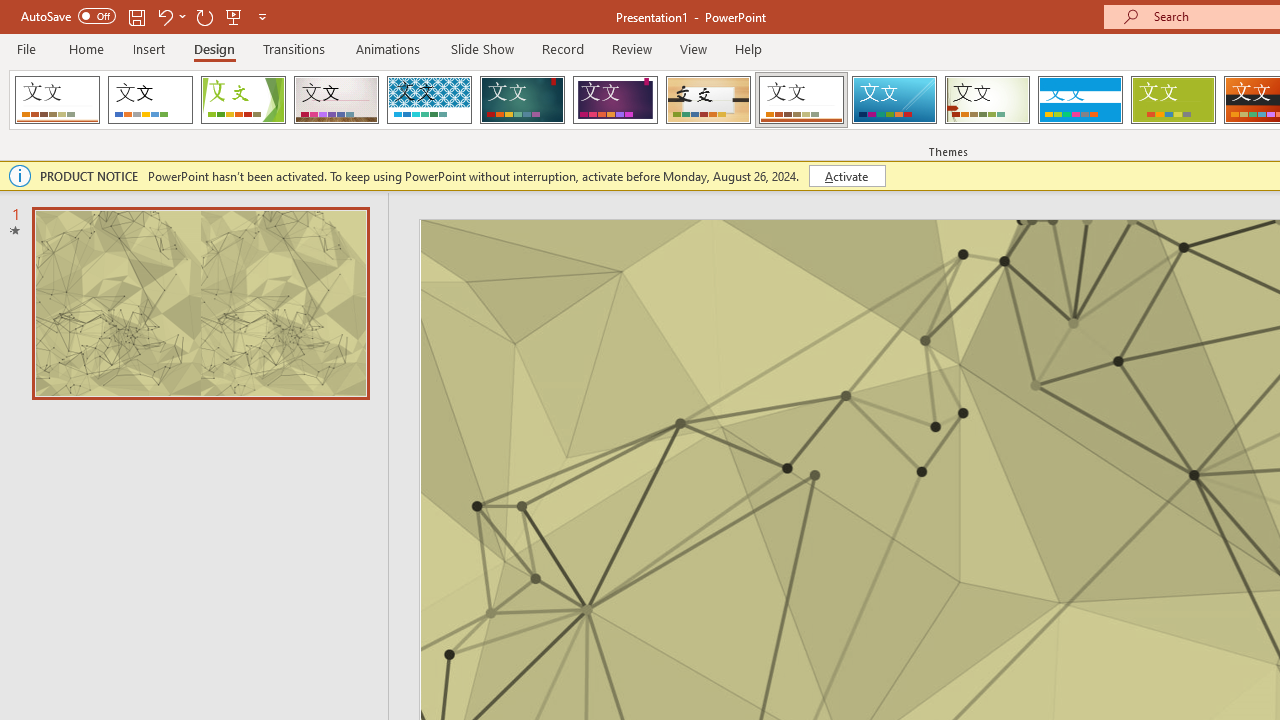 Image resolution: width=1280 pixels, height=720 pixels. Describe the element at coordinates (242, 100) in the screenshot. I see `'Facet'` at that location.